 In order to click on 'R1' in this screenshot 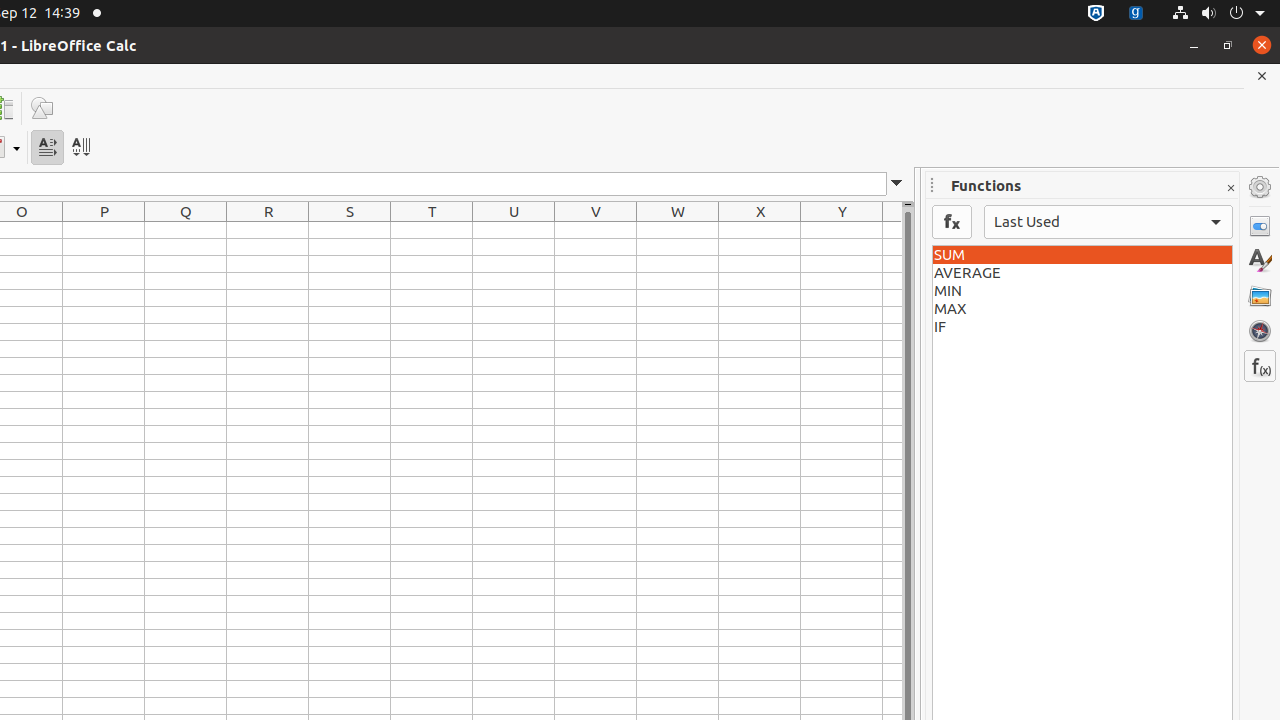, I will do `click(267, 229)`.